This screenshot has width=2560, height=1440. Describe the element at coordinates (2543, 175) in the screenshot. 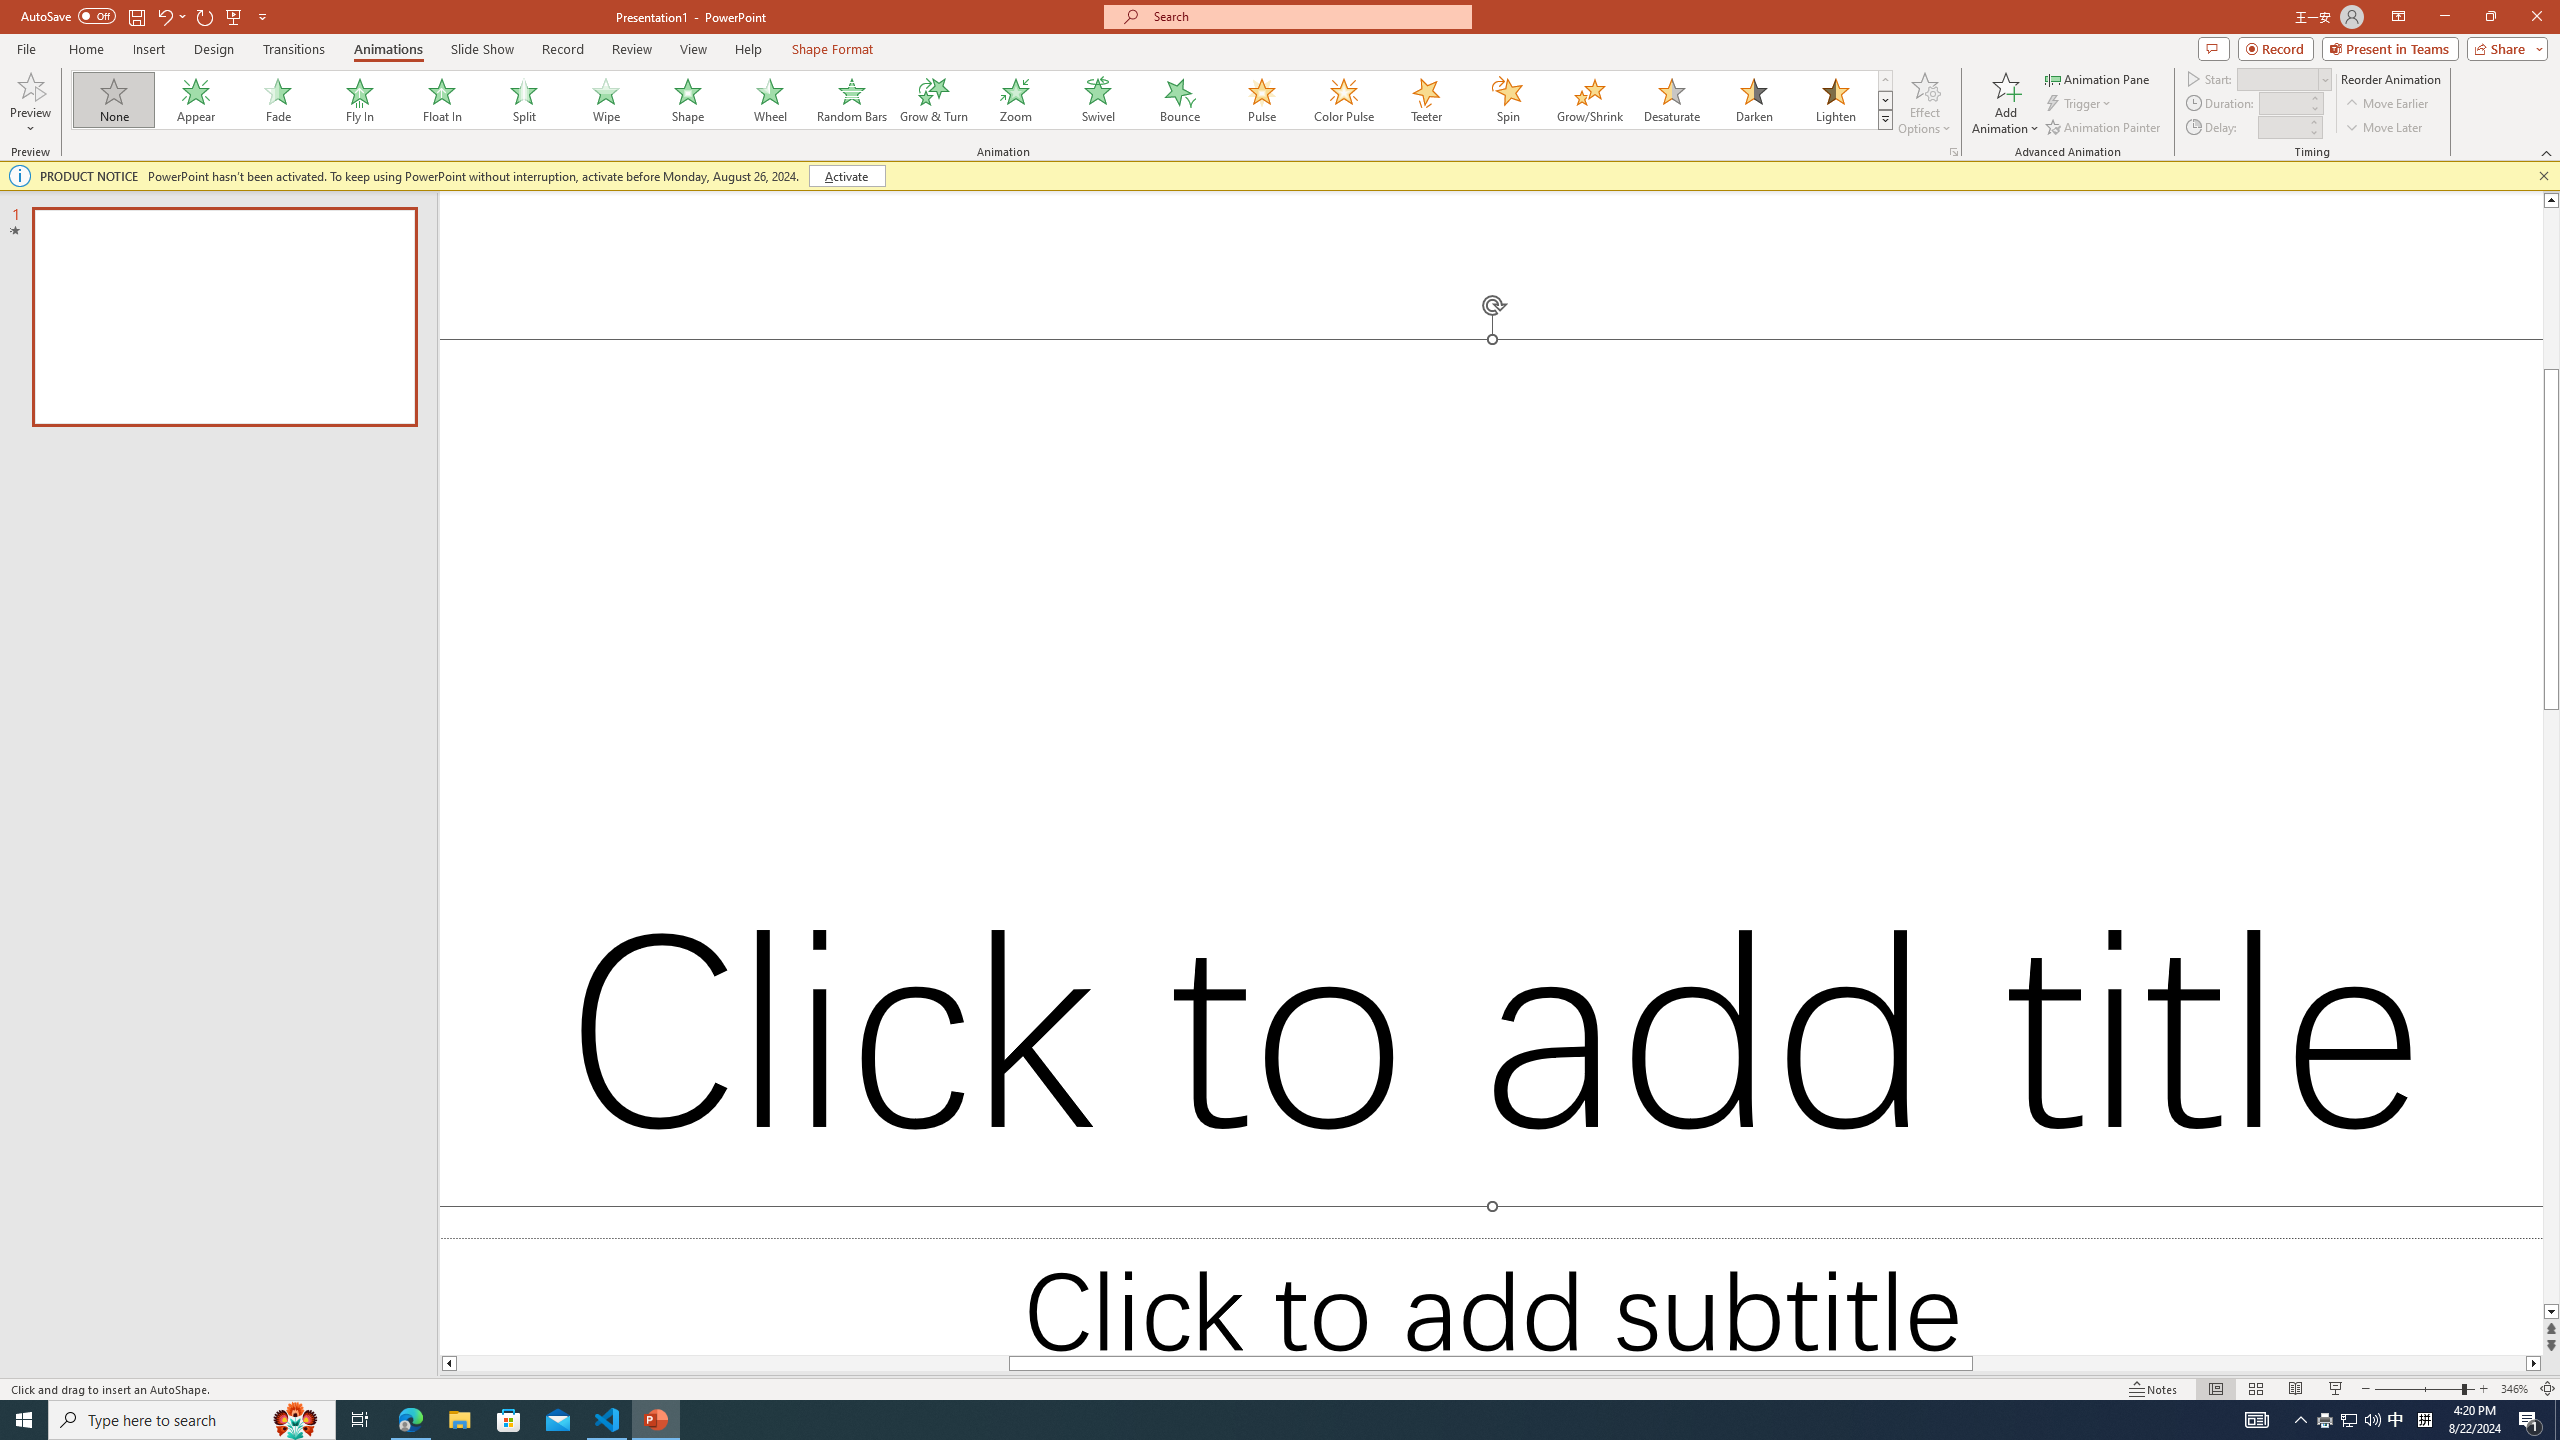

I see `'Close this message'` at that location.